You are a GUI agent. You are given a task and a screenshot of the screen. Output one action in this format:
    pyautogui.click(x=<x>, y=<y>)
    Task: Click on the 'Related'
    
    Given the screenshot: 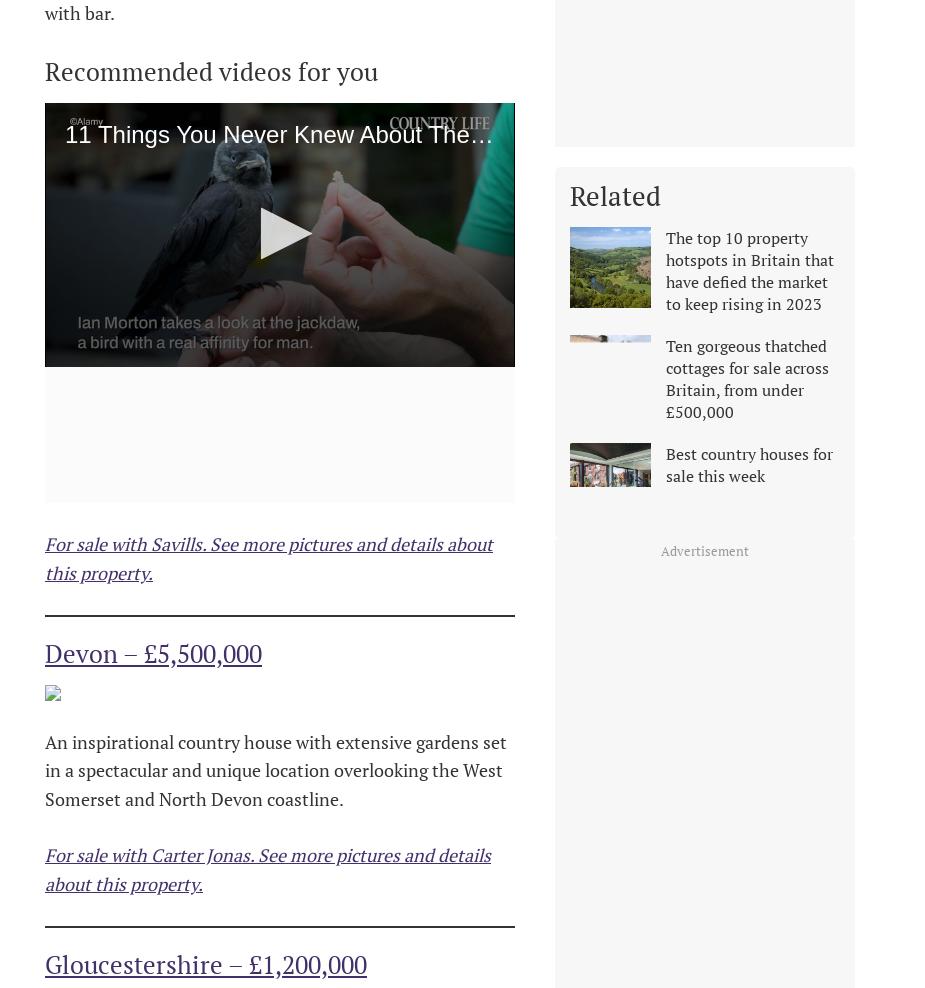 What is the action you would take?
    pyautogui.click(x=615, y=195)
    